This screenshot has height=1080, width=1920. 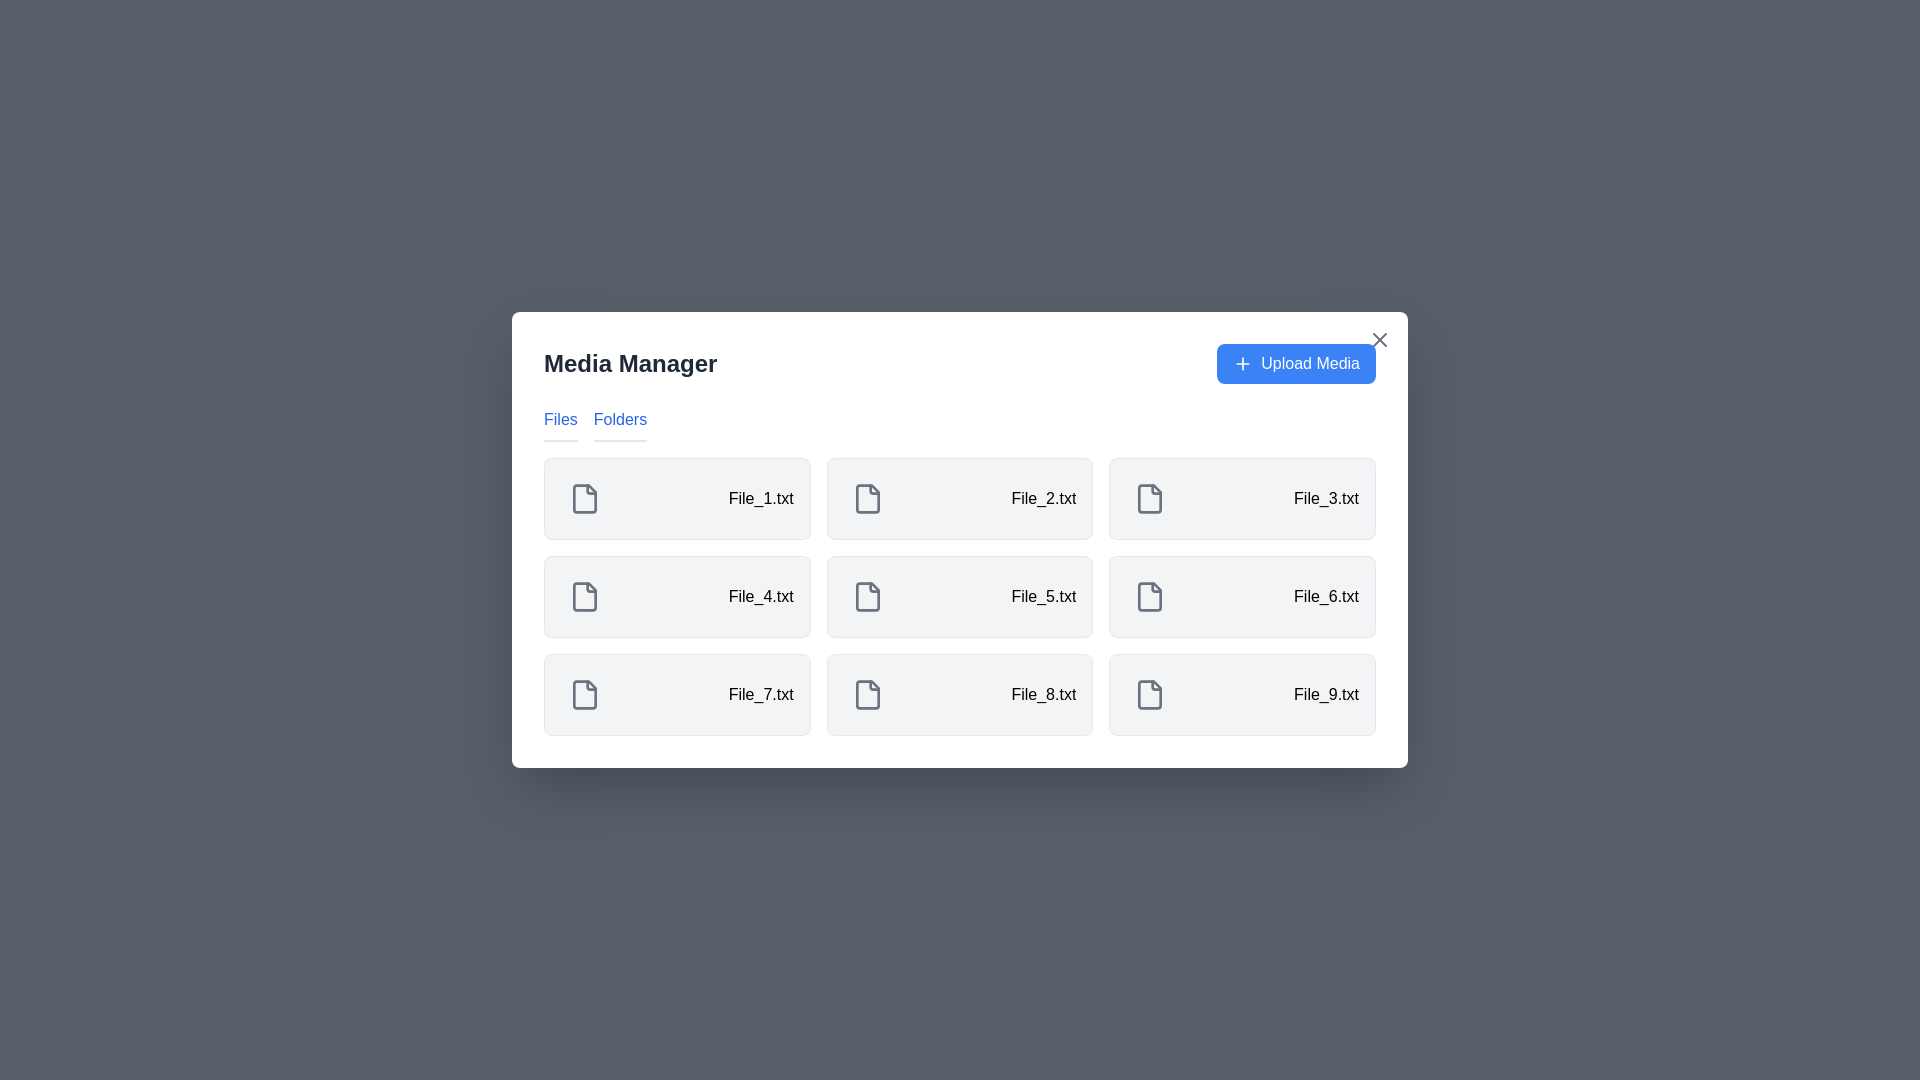 What do you see at coordinates (760, 596) in the screenshot?
I see `the text label representing 'File_5.txt' in the file manager UI, located in the center row of a 3x3 grid layout, adjacent to the file icon` at bounding box center [760, 596].